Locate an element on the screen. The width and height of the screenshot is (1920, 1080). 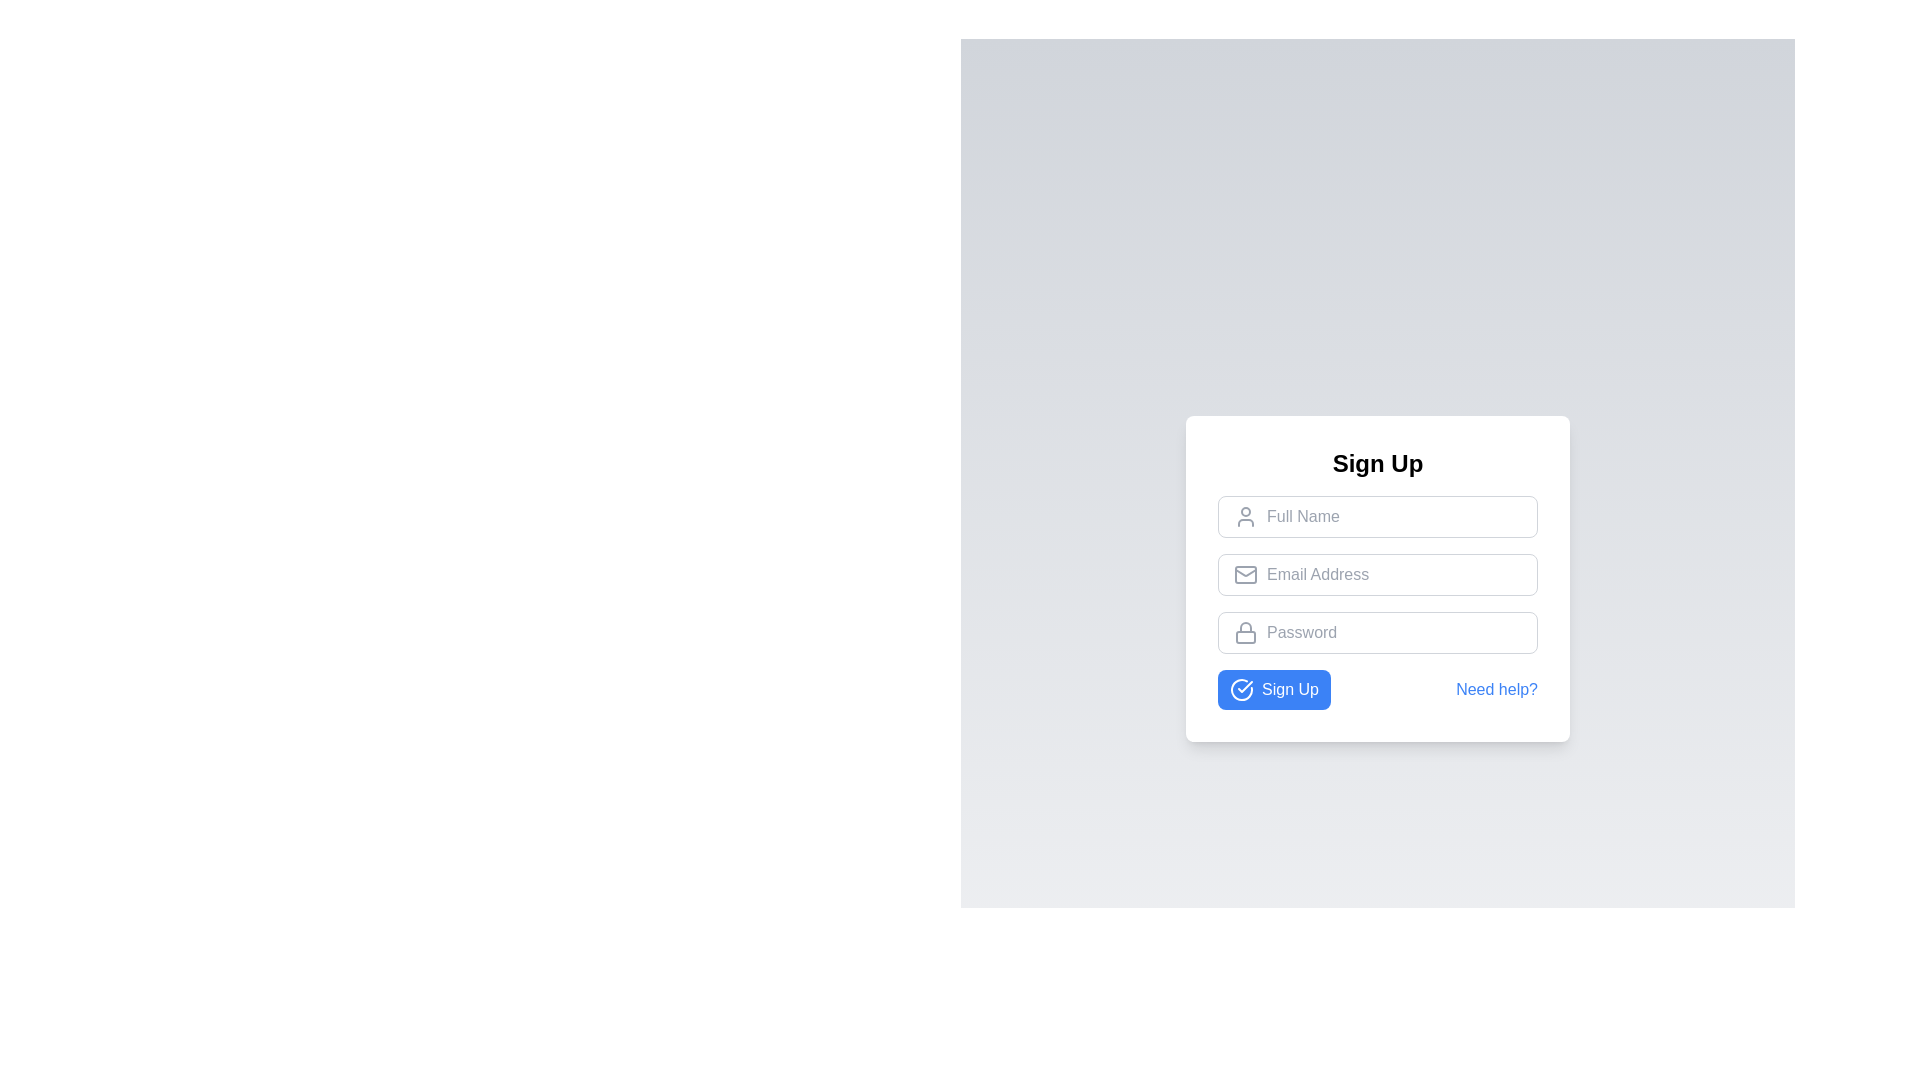
the email input field with placeholder 'Email Address', which is styled with rounded corners and positioned is located at coordinates (1376, 574).